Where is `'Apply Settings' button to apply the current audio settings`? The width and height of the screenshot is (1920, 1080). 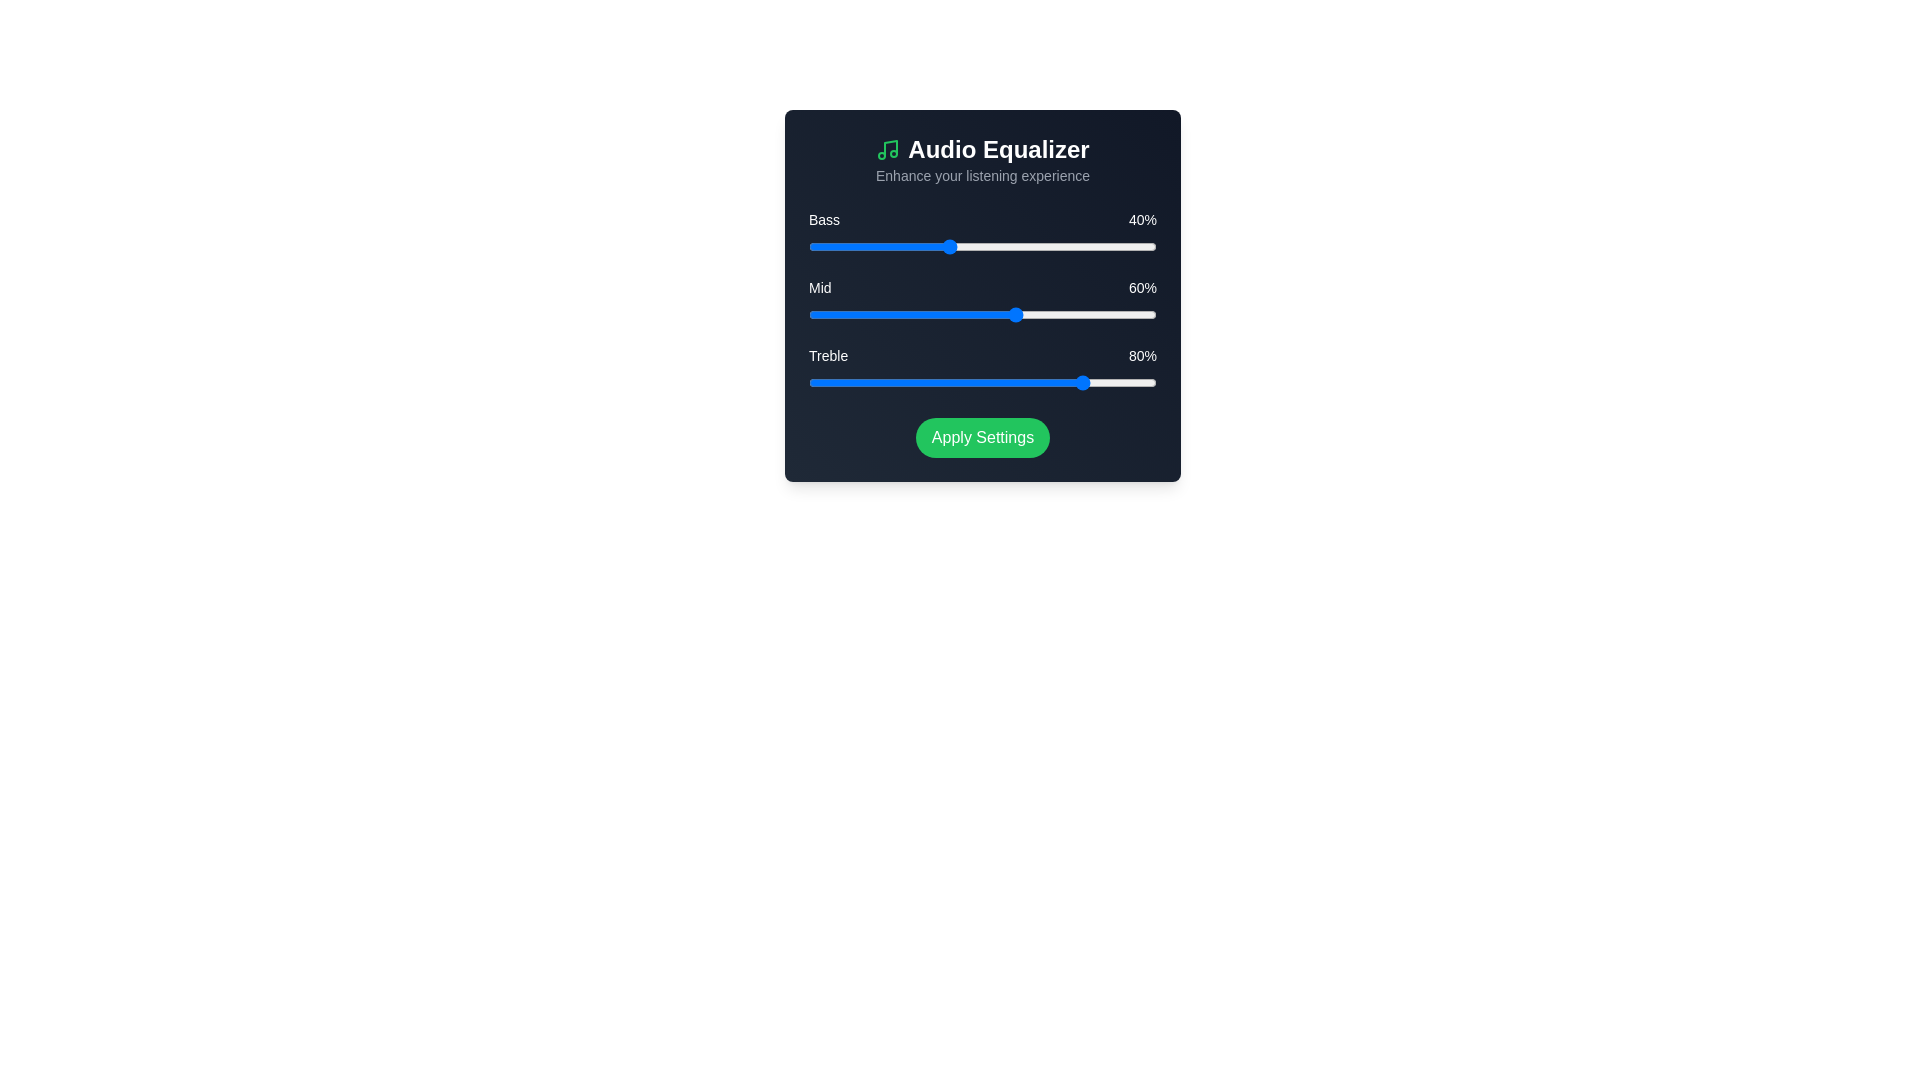 'Apply Settings' button to apply the current audio settings is located at coordinates (983, 437).